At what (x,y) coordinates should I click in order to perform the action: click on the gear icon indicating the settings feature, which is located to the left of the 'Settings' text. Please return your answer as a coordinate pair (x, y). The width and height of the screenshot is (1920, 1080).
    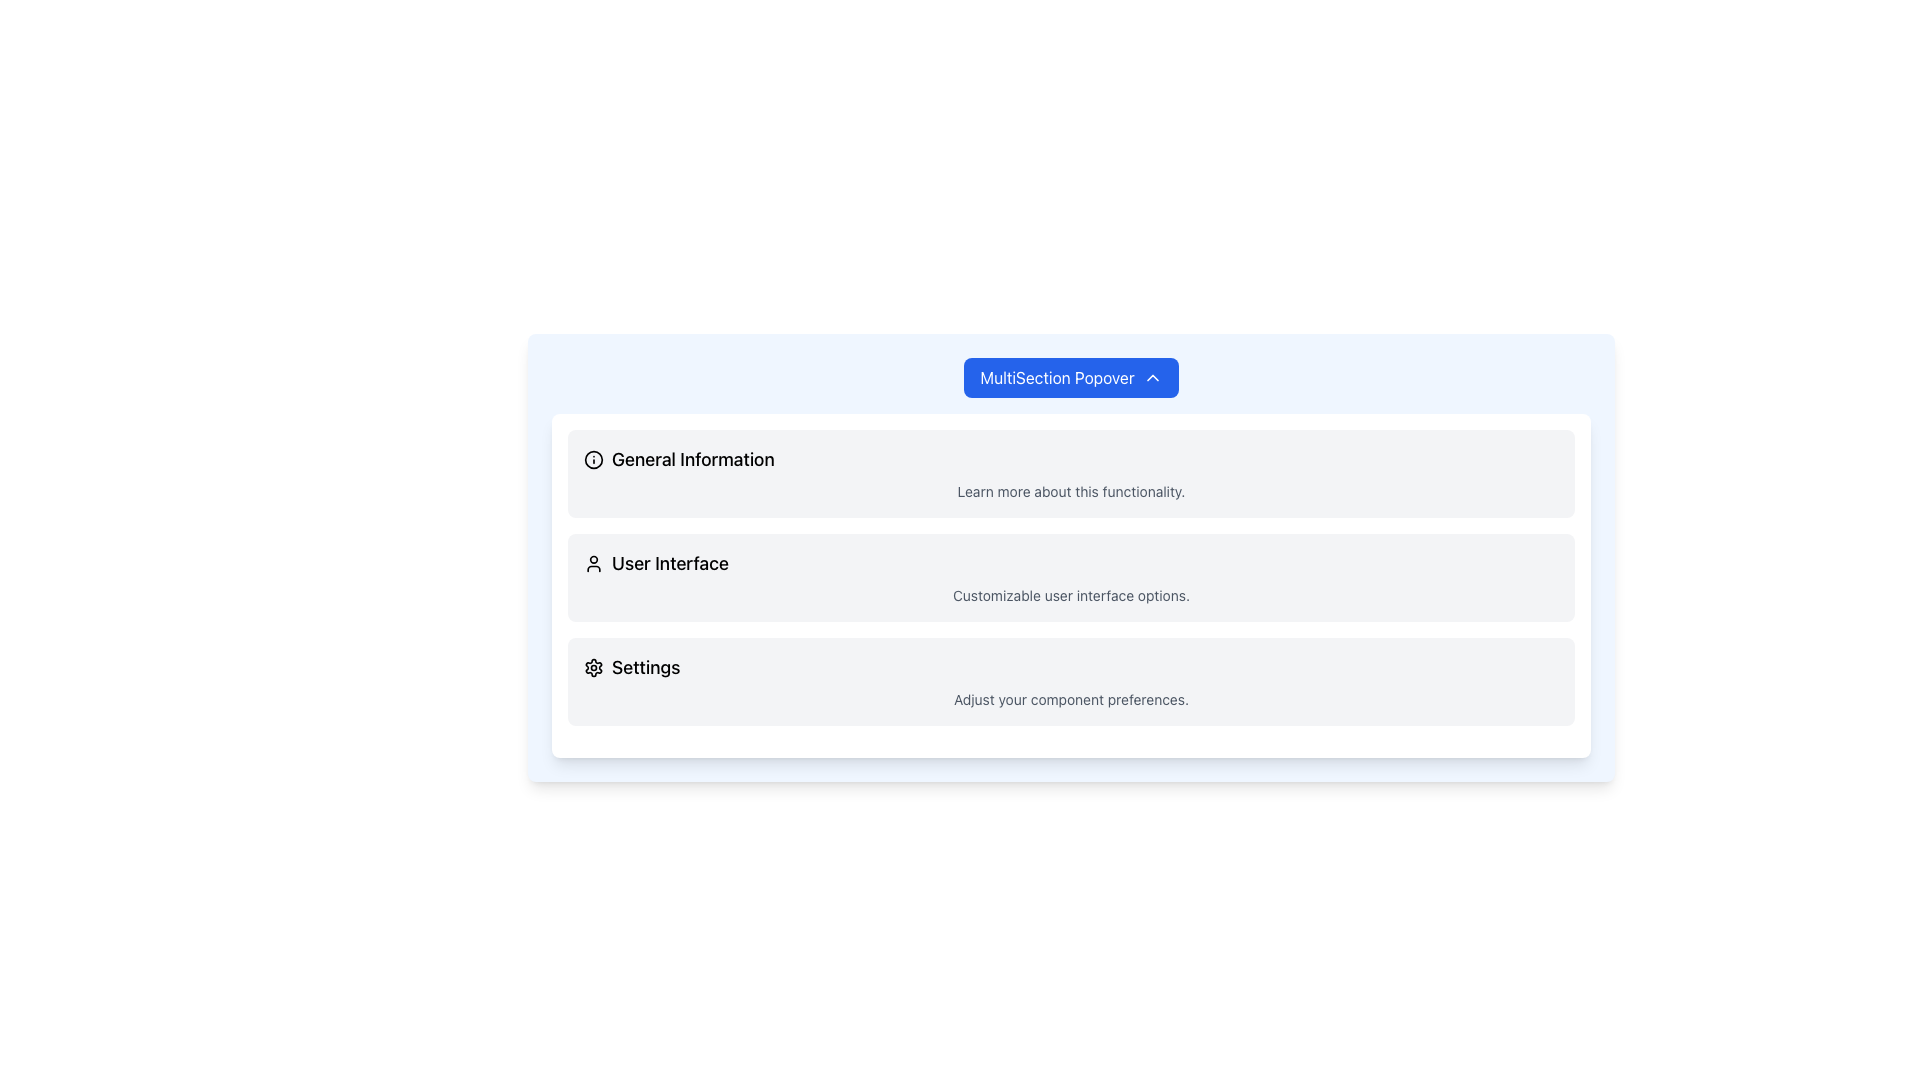
    Looking at the image, I should click on (593, 667).